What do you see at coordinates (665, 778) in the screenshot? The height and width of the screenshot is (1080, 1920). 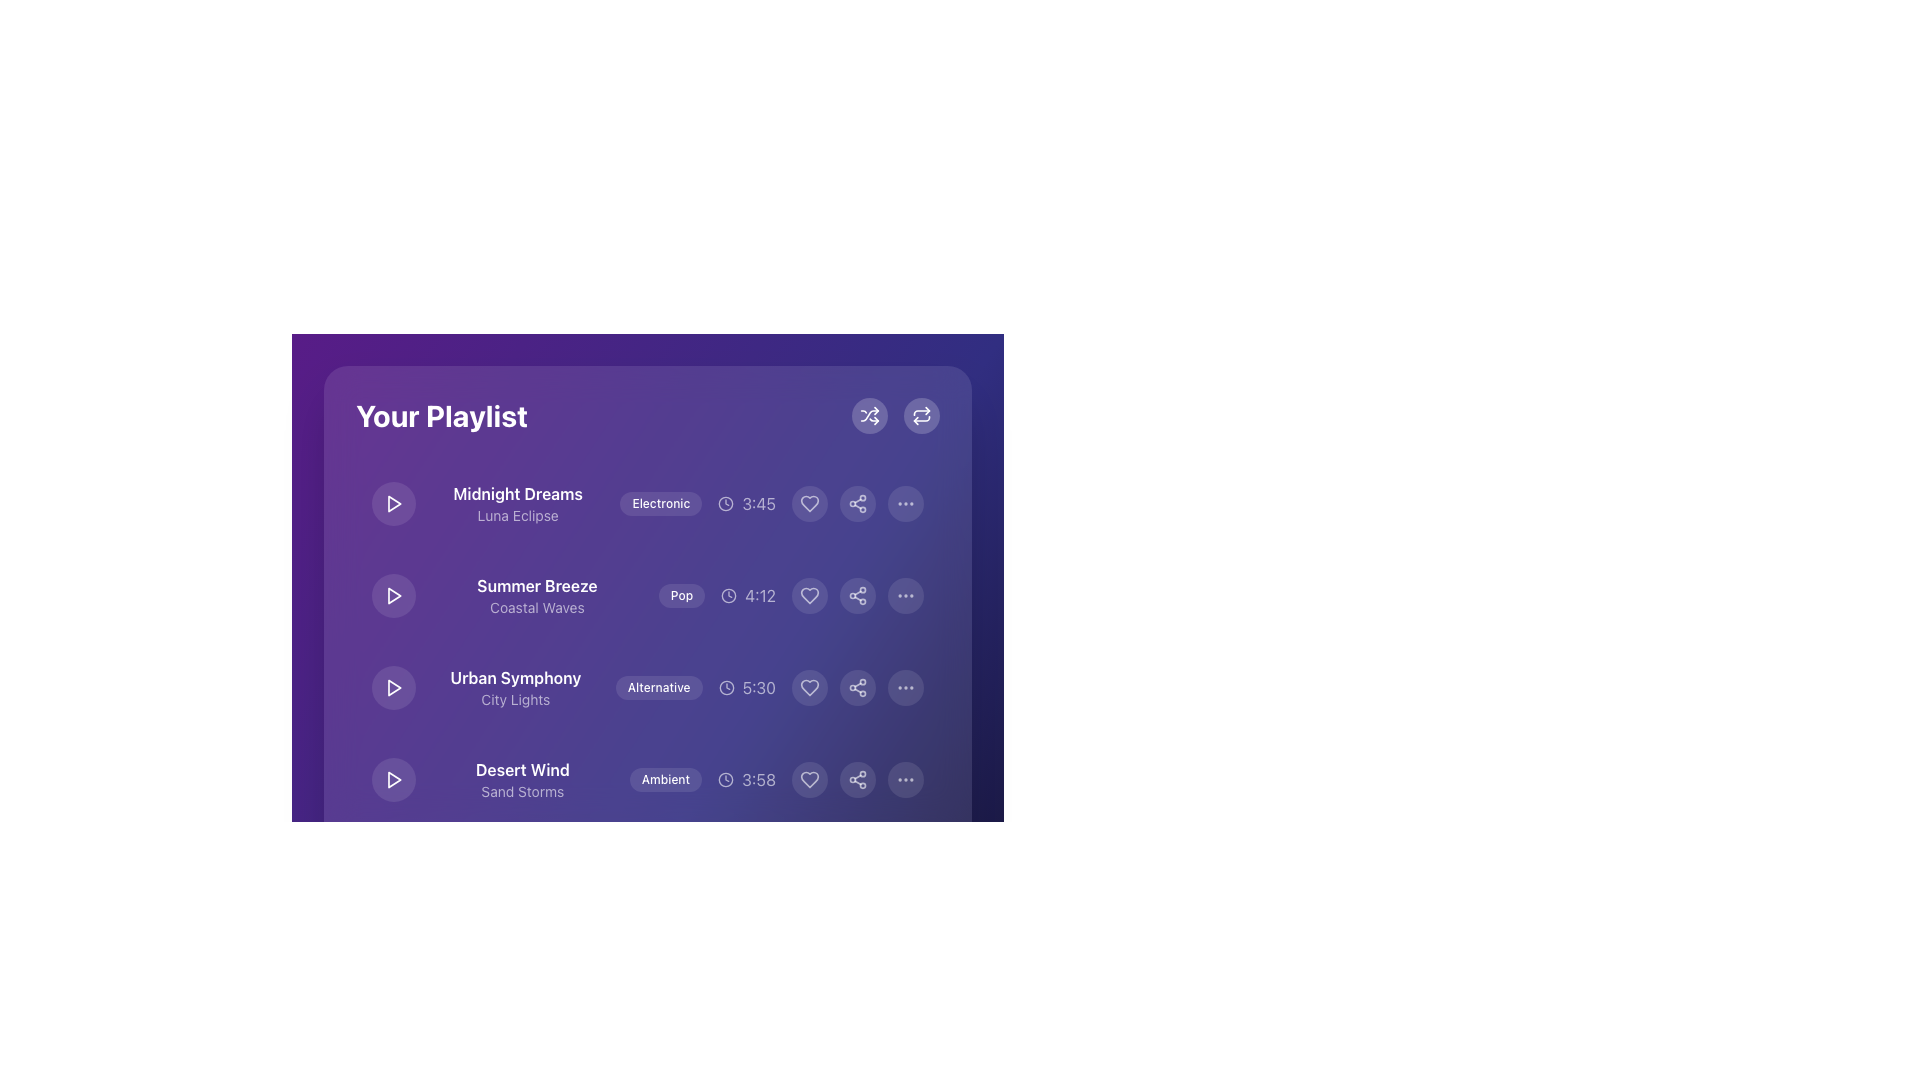 I see `the rounded rectangular badge labeled 'Ambient', which is located to the right of the main title and subtitle within the entry labeled 'Desert Wind' in the playlist` at bounding box center [665, 778].